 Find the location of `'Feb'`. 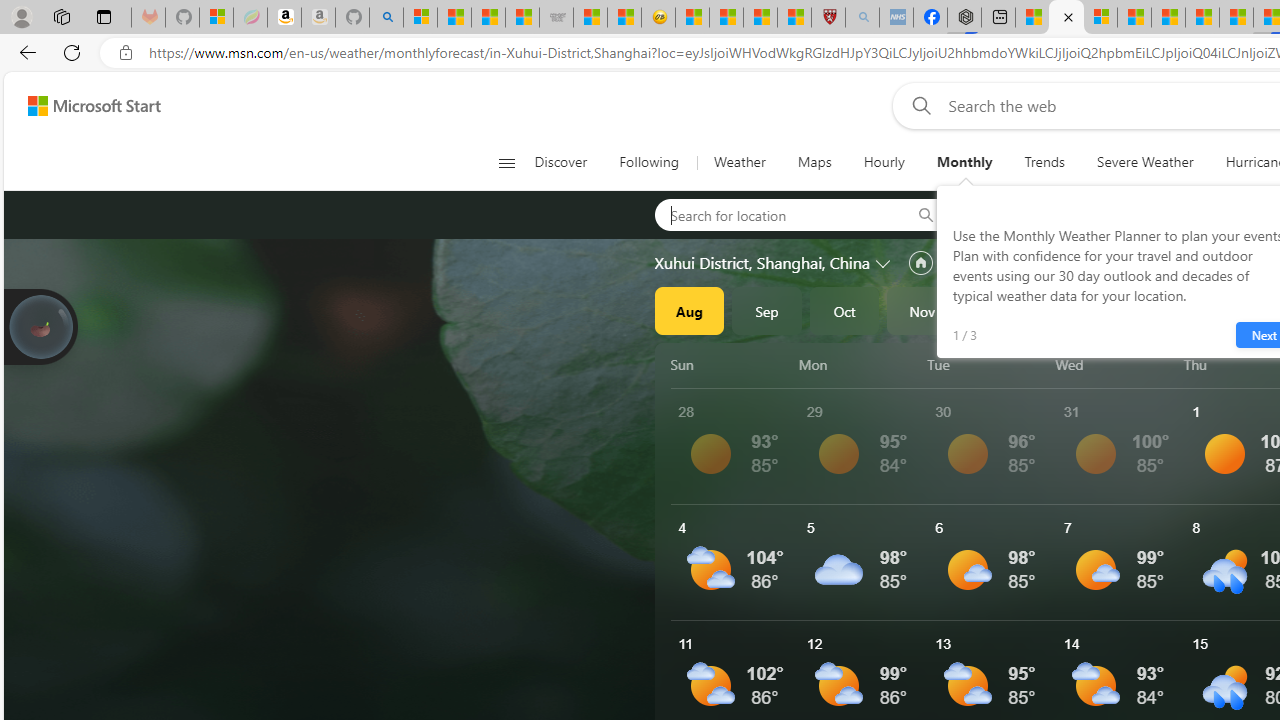

'Feb' is located at coordinates (1155, 311).